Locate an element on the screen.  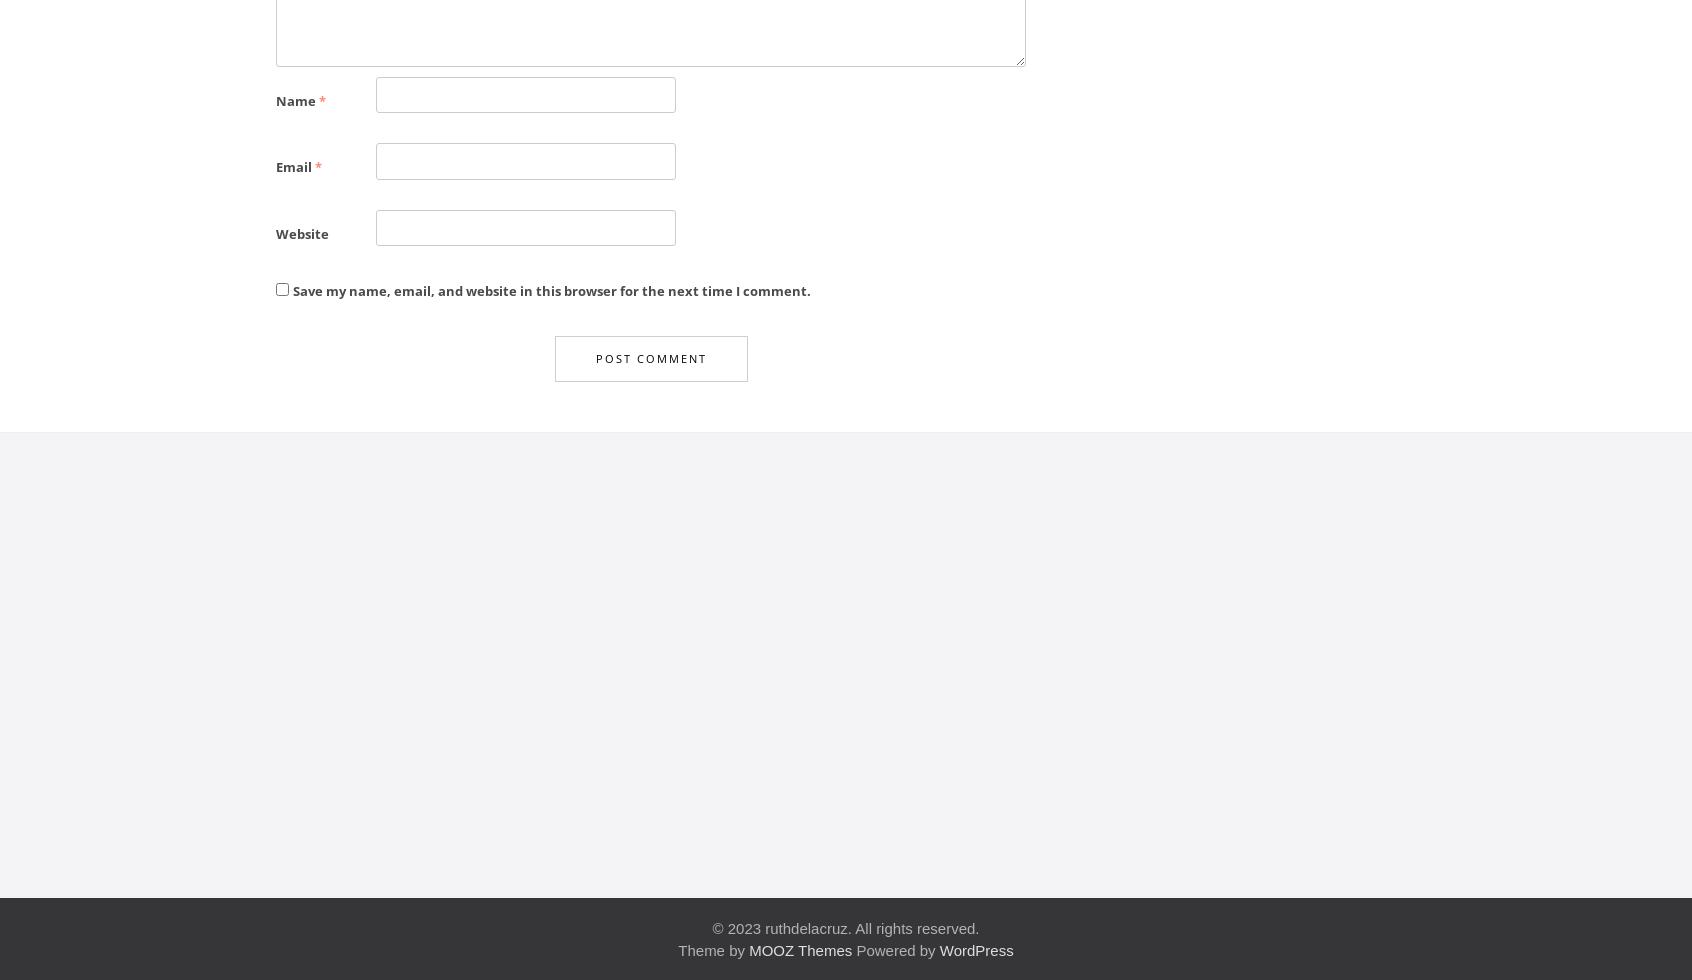
'Theme by' is located at coordinates (712, 949).